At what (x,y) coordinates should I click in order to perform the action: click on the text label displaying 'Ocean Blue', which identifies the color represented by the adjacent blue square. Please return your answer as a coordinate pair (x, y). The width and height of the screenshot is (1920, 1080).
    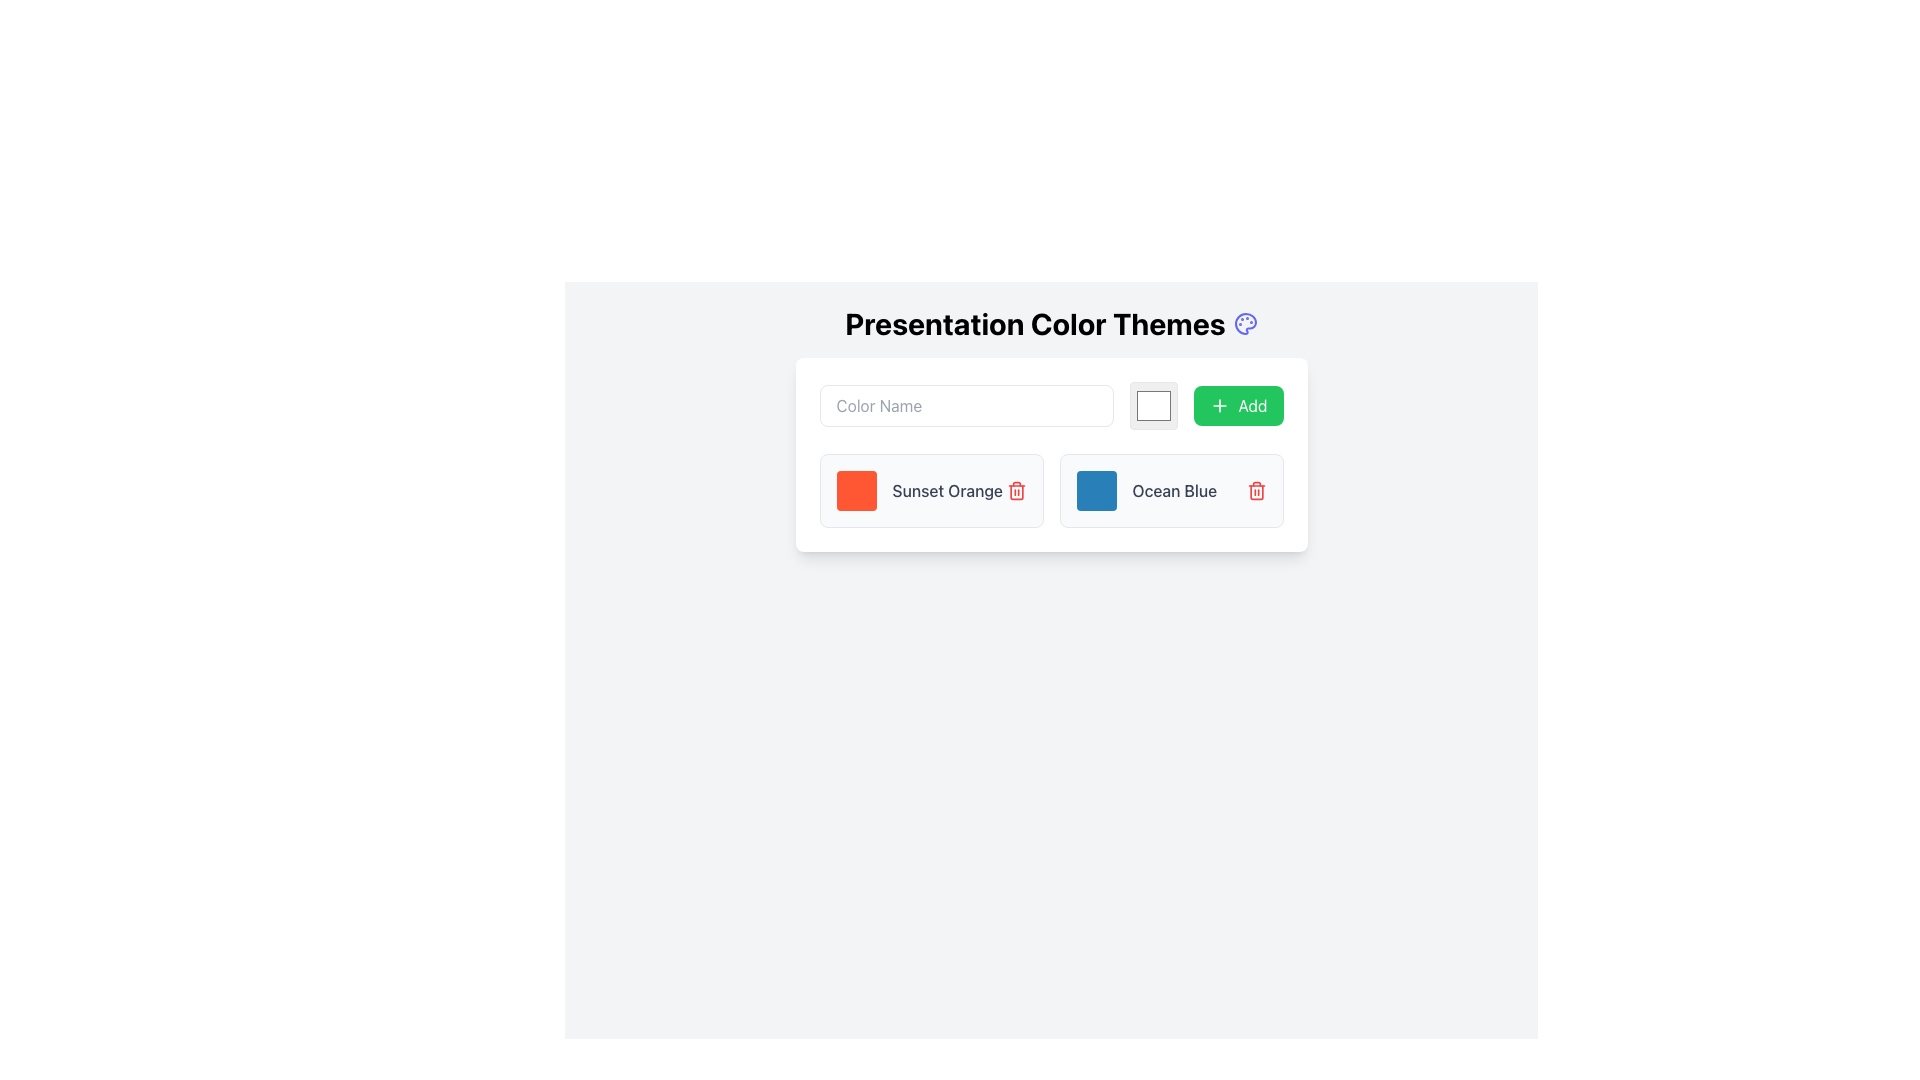
    Looking at the image, I should click on (1174, 490).